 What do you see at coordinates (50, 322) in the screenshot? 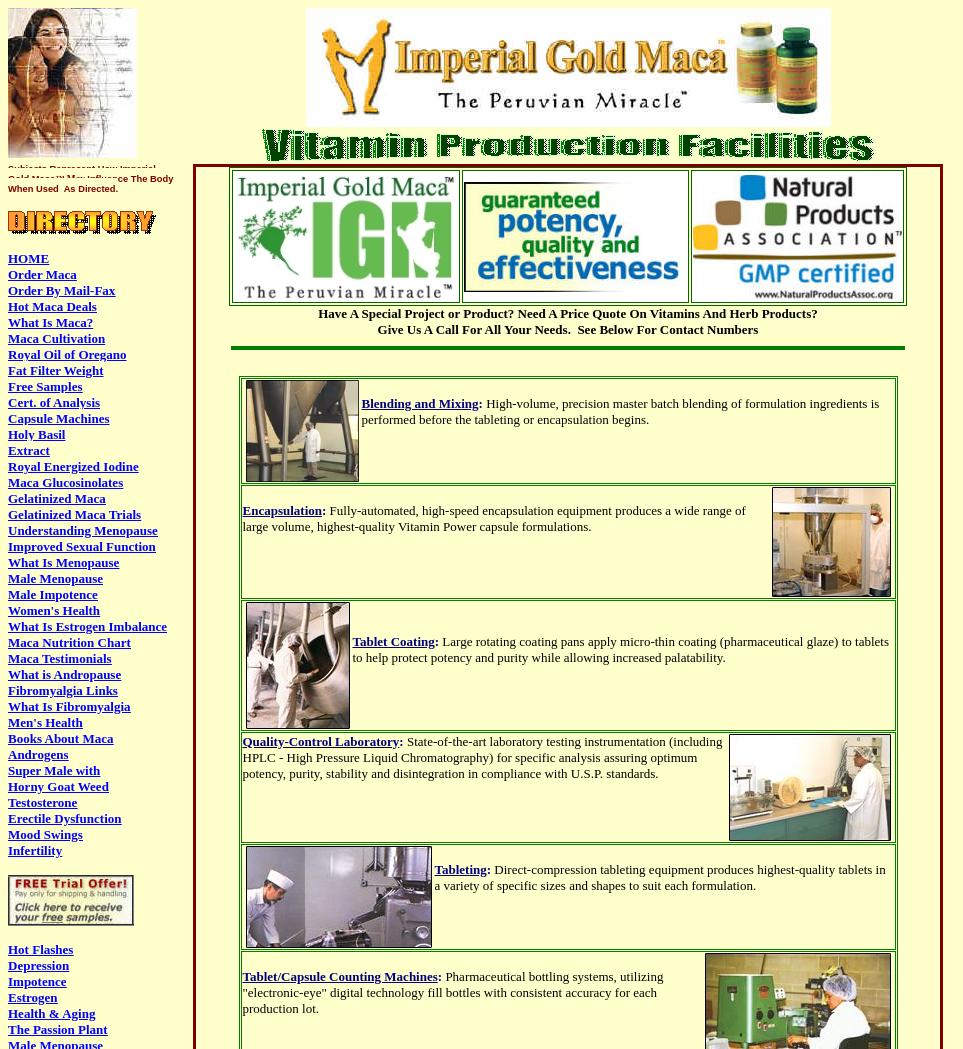
I see `'What Is Maca?'` at bounding box center [50, 322].